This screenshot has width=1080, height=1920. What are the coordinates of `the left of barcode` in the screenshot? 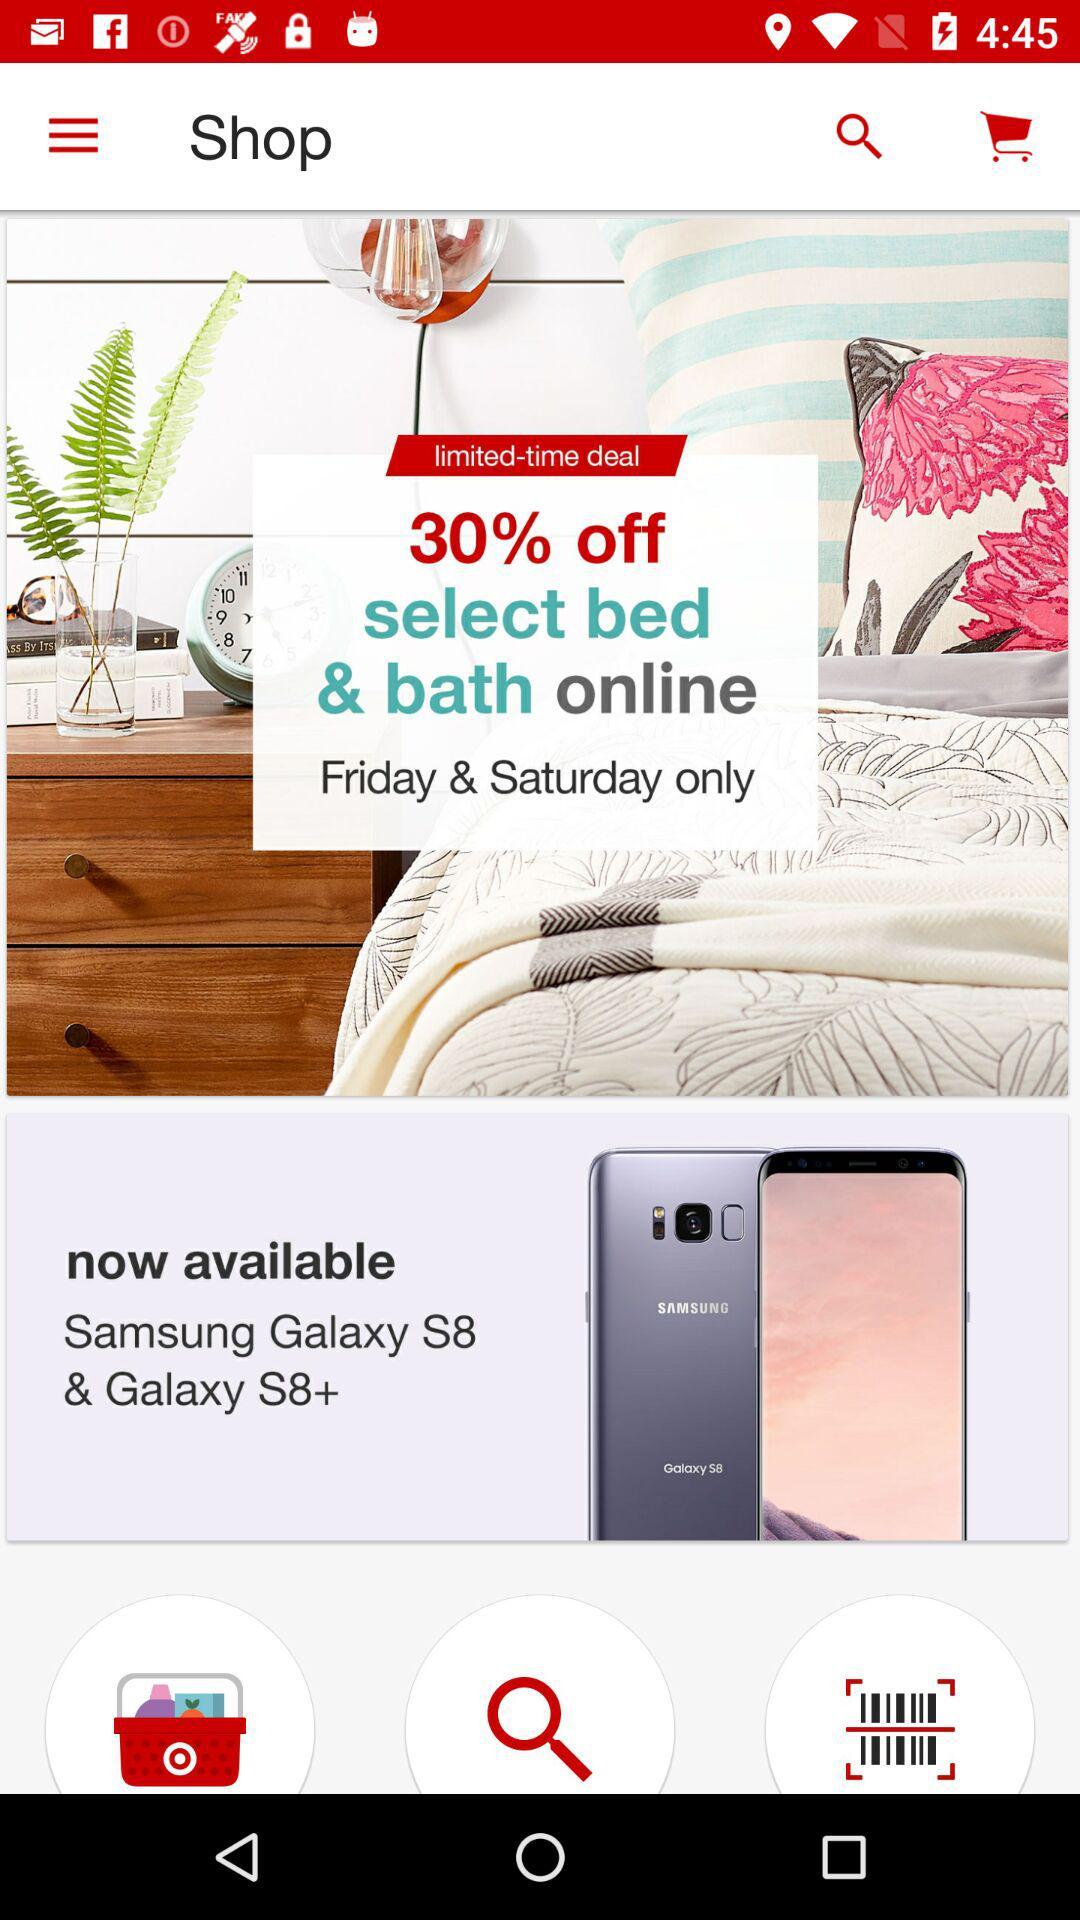 It's located at (540, 1671).